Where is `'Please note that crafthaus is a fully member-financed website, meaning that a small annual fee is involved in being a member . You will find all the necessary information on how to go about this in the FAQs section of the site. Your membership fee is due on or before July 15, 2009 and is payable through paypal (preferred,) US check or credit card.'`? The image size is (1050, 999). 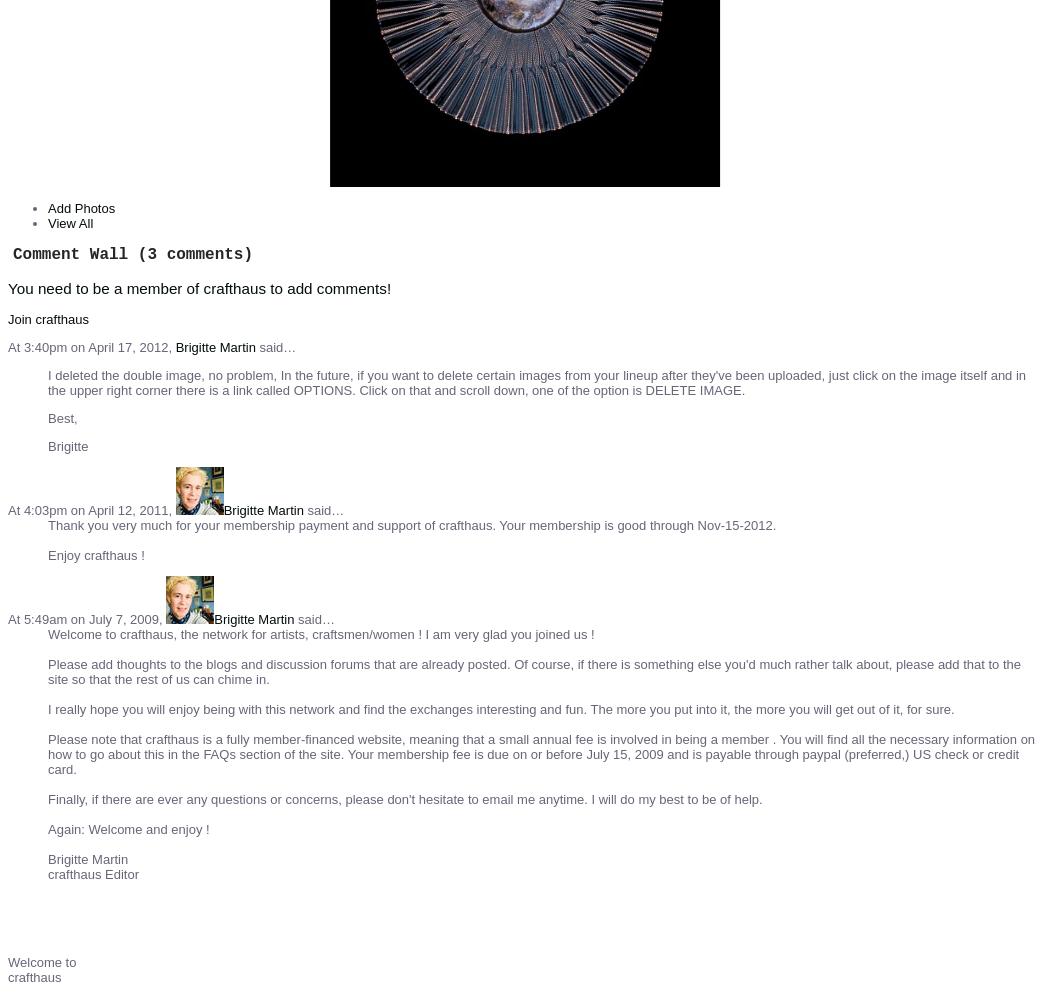 'Please note that crafthaus is a fully member-financed website, meaning that a small annual fee is involved in being a member . You will find all the necessary information on how to go about this in the FAQs section of the site. Your membership fee is due on or before July 15, 2009 and is payable through paypal (preferred,) US check or credit card.' is located at coordinates (541, 752).